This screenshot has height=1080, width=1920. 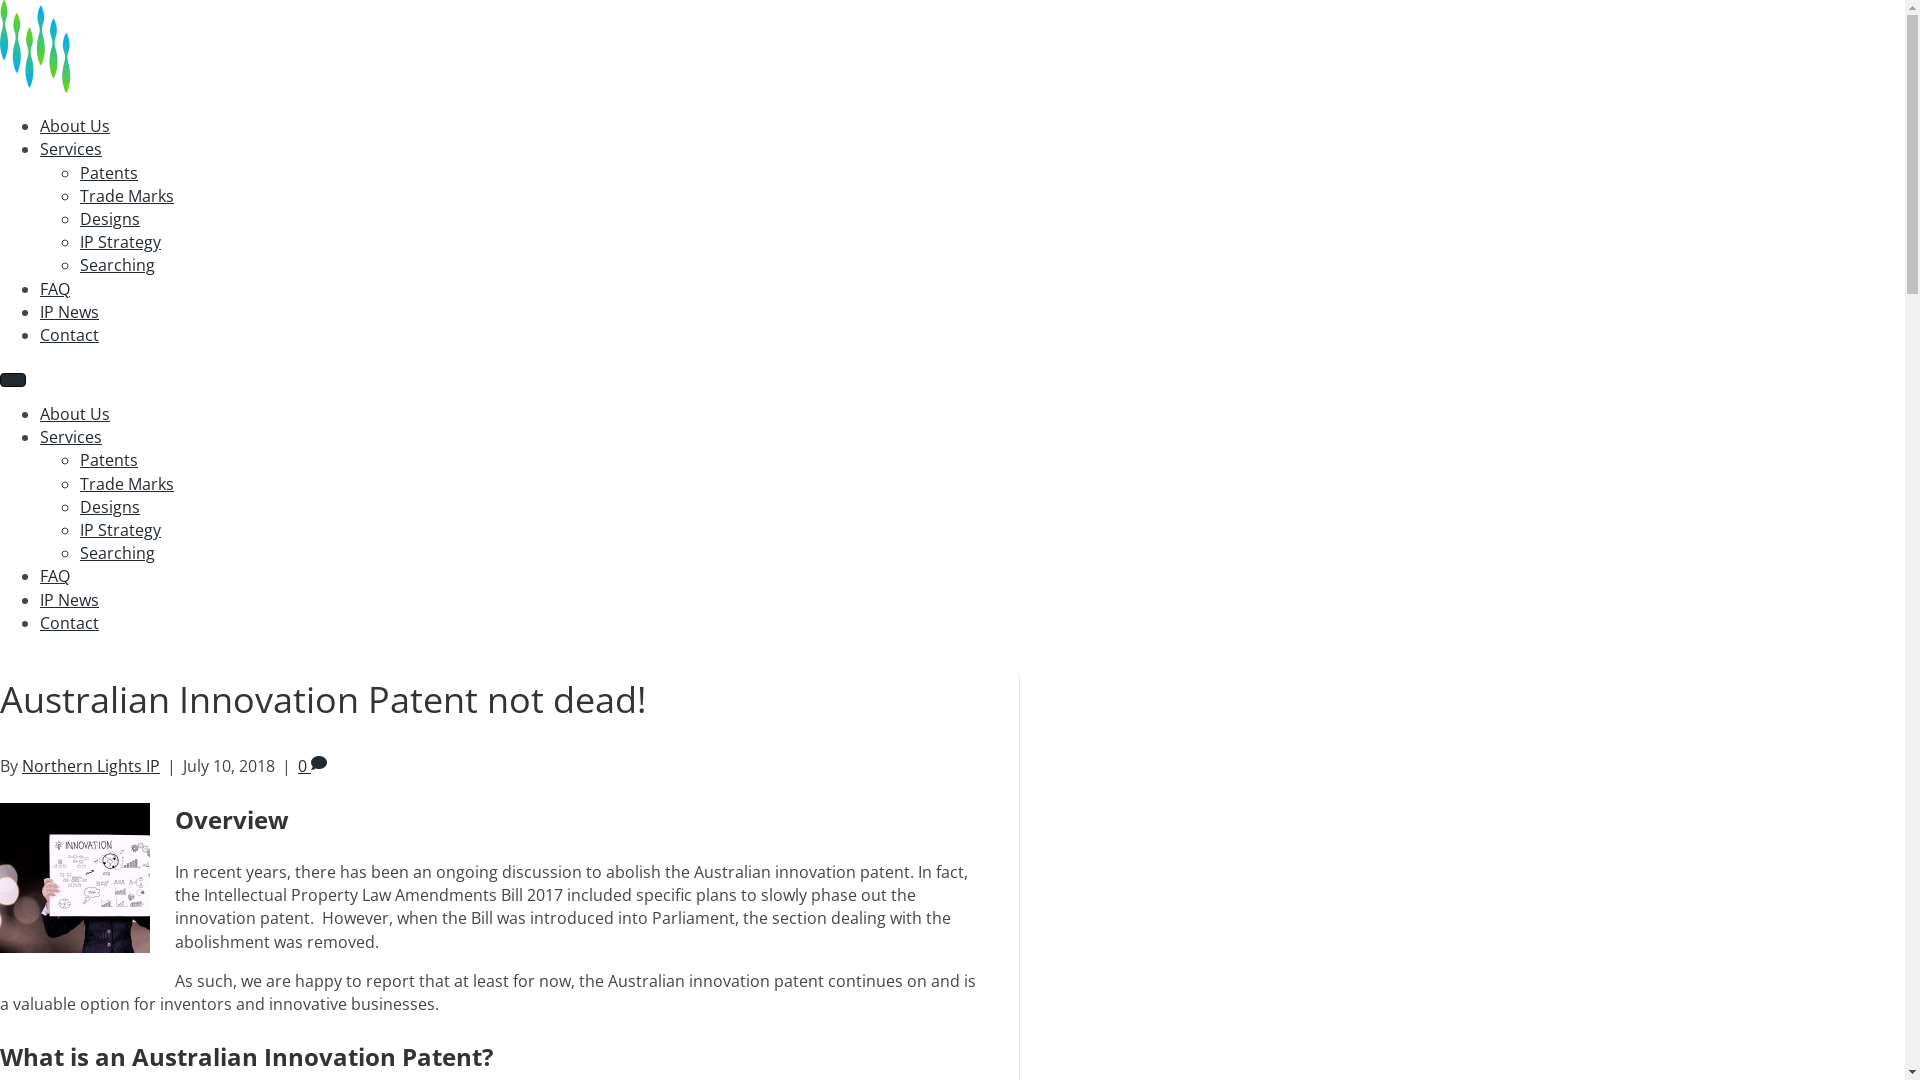 What do you see at coordinates (75, 126) in the screenshot?
I see `'About Us'` at bounding box center [75, 126].